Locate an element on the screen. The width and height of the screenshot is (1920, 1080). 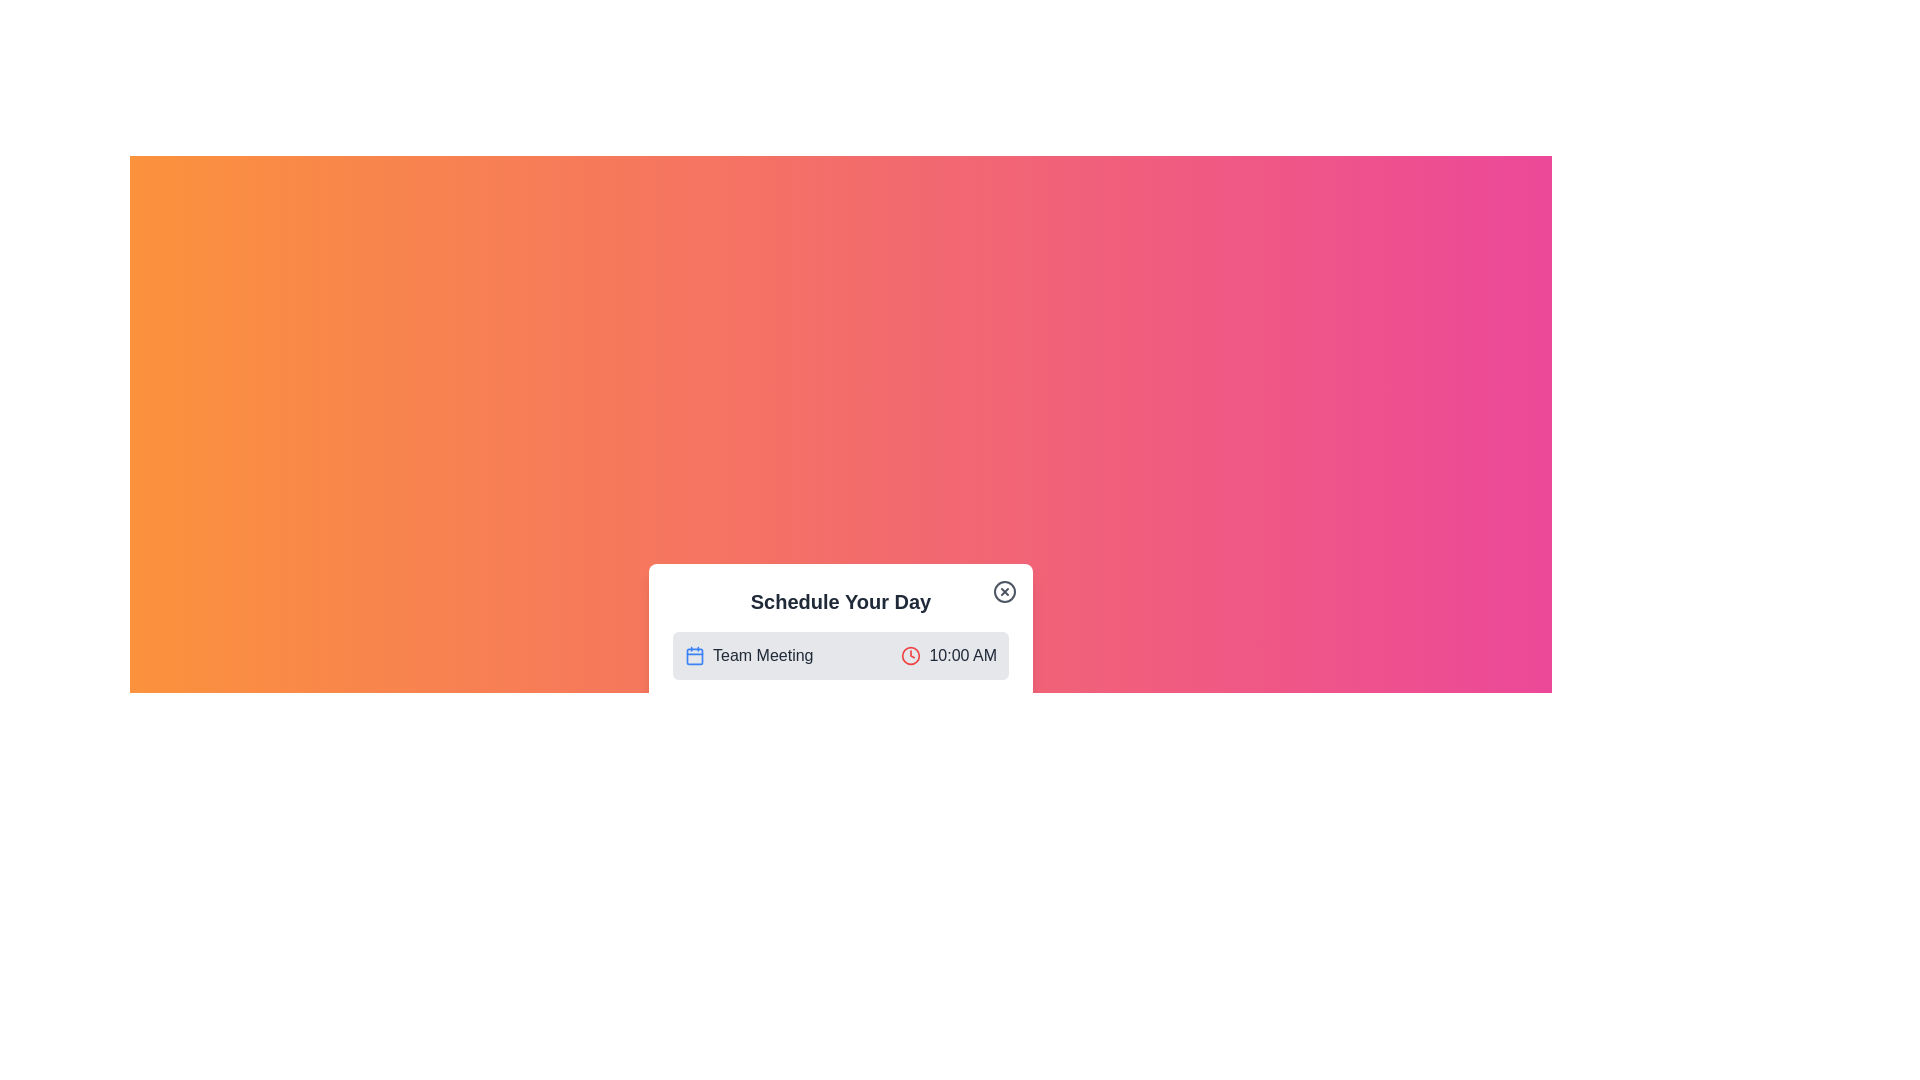
the button resembling a circle with a cross inside, located in the top-right corner of the 'Schedule Your Day' card is located at coordinates (1004, 590).